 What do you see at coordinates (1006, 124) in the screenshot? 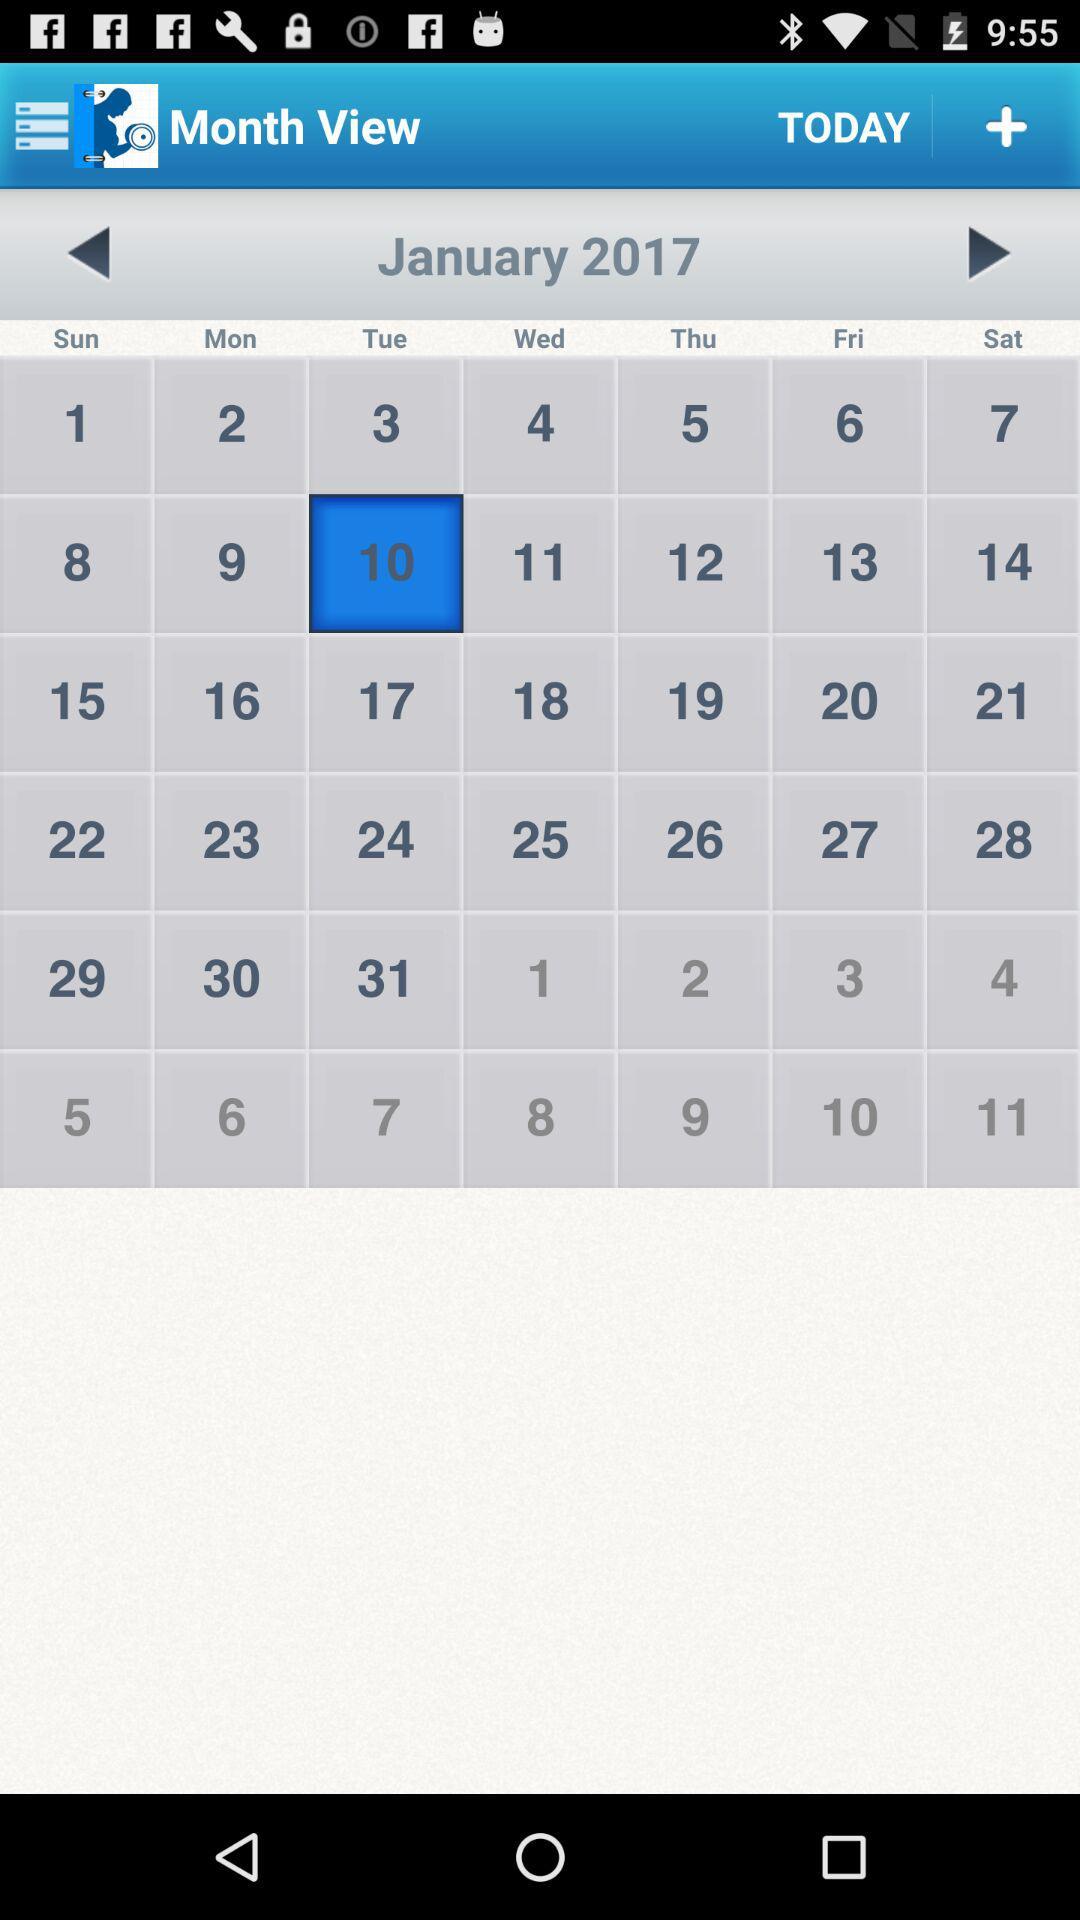
I see `an event` at bounding box center [1006, 124].